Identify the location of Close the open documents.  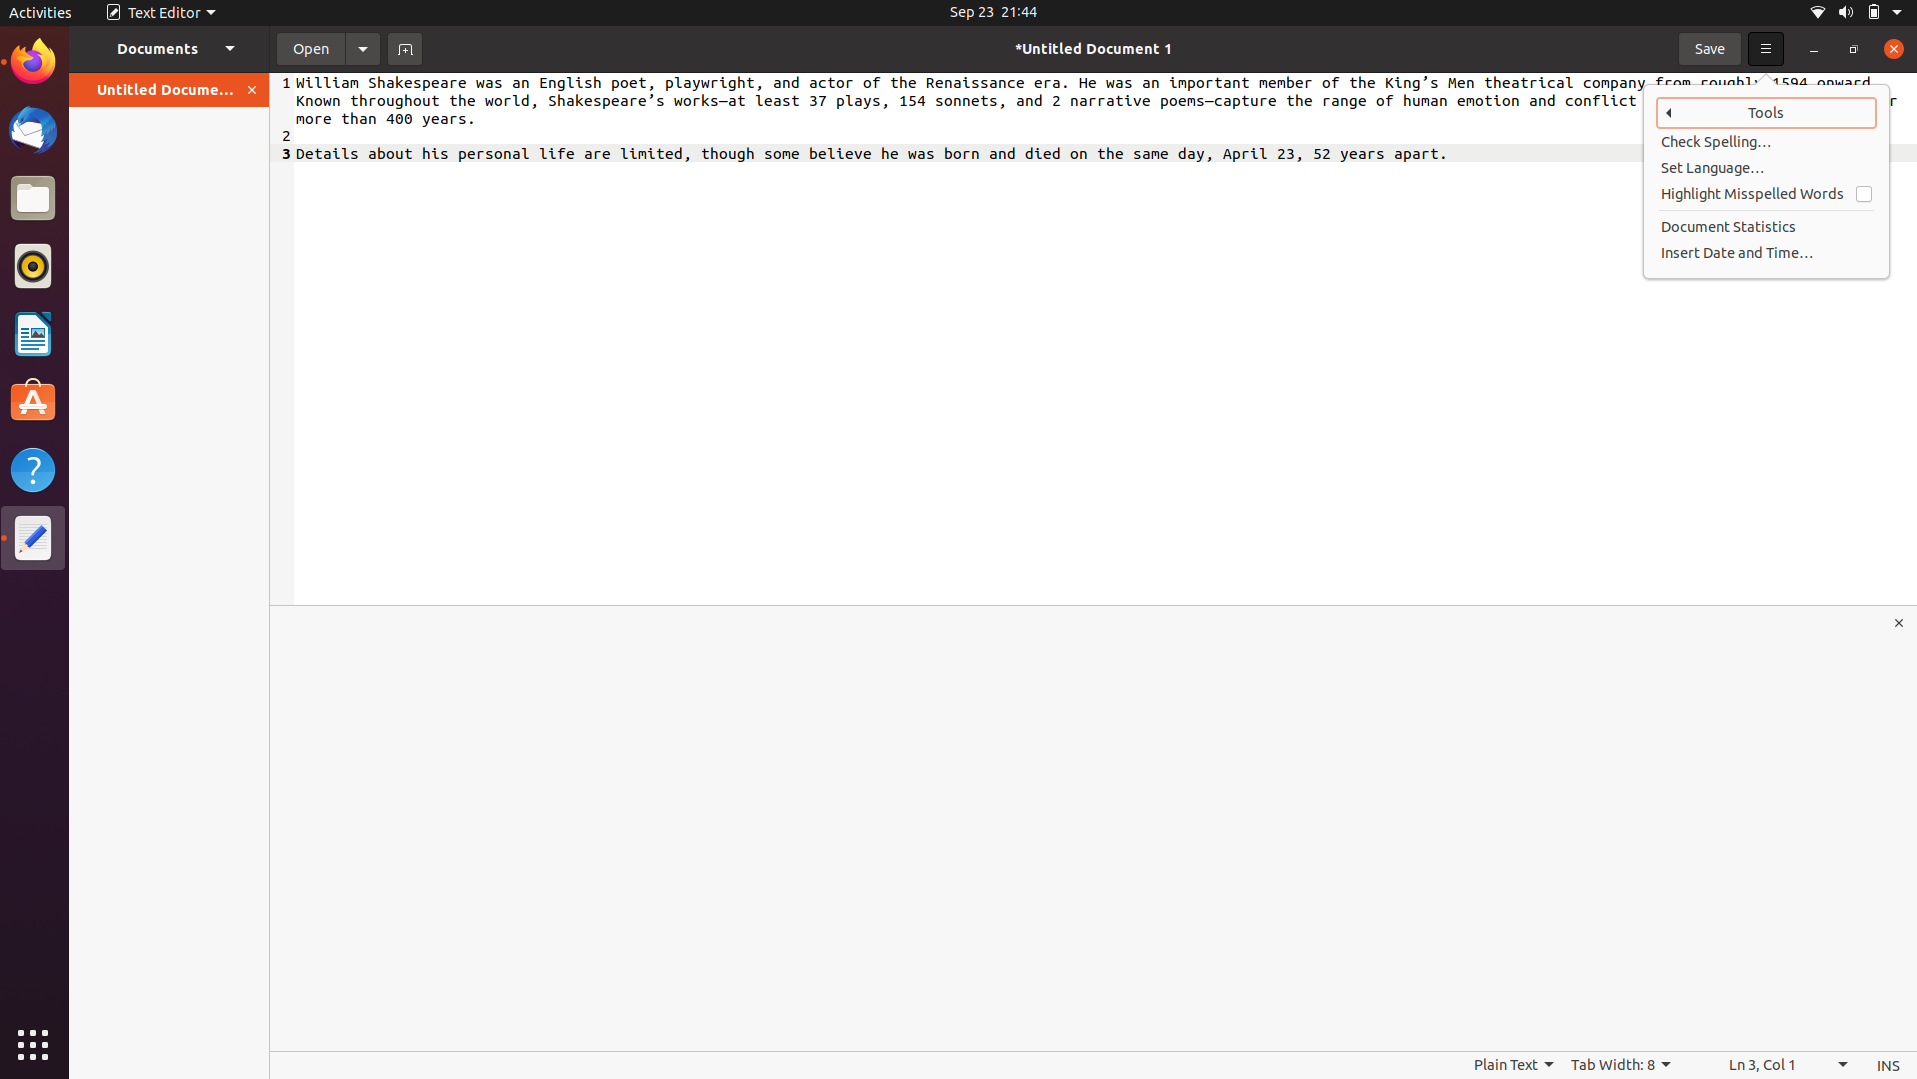
(252, 89).